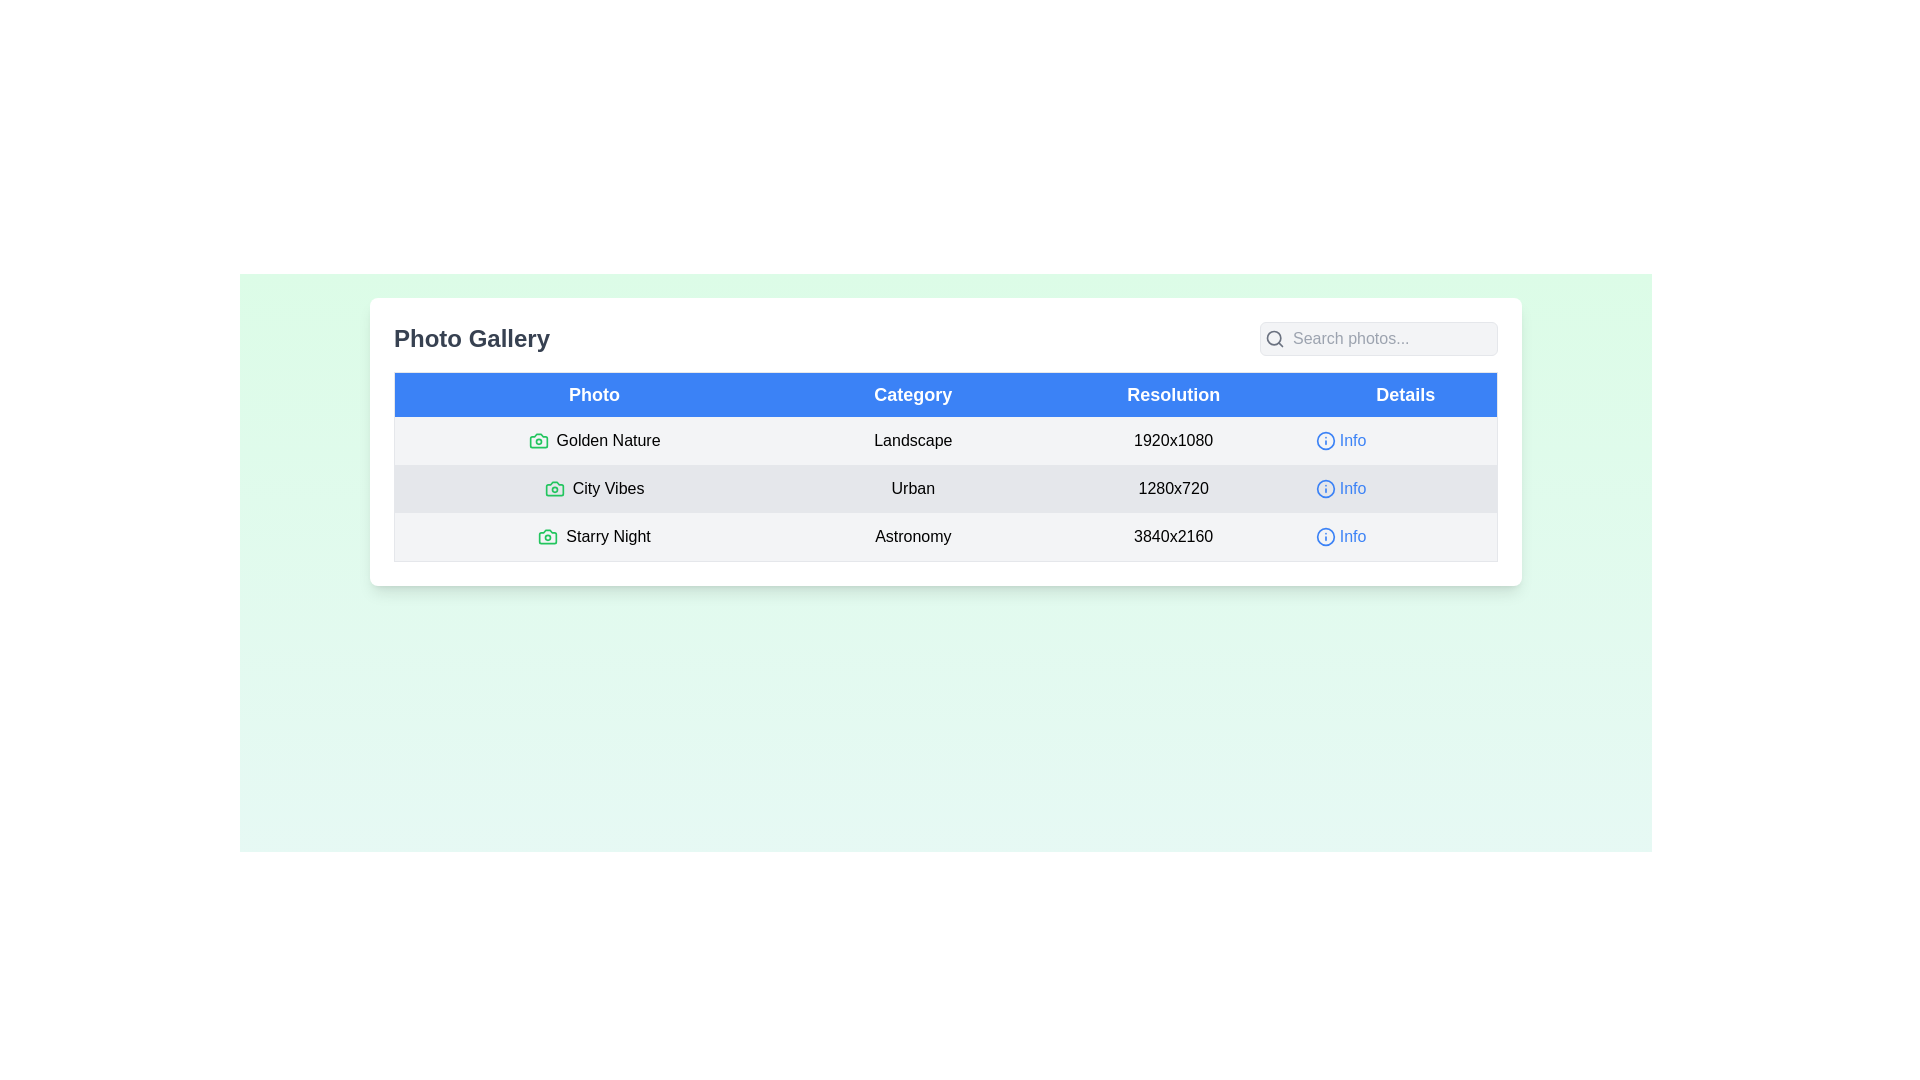 The image size is (1920, 1080). Describe the element at coordinates (1325, 439) in the screenshot. I see `the interactive icon located in the Details column of the first row, next to the text 'Info'` at that location.